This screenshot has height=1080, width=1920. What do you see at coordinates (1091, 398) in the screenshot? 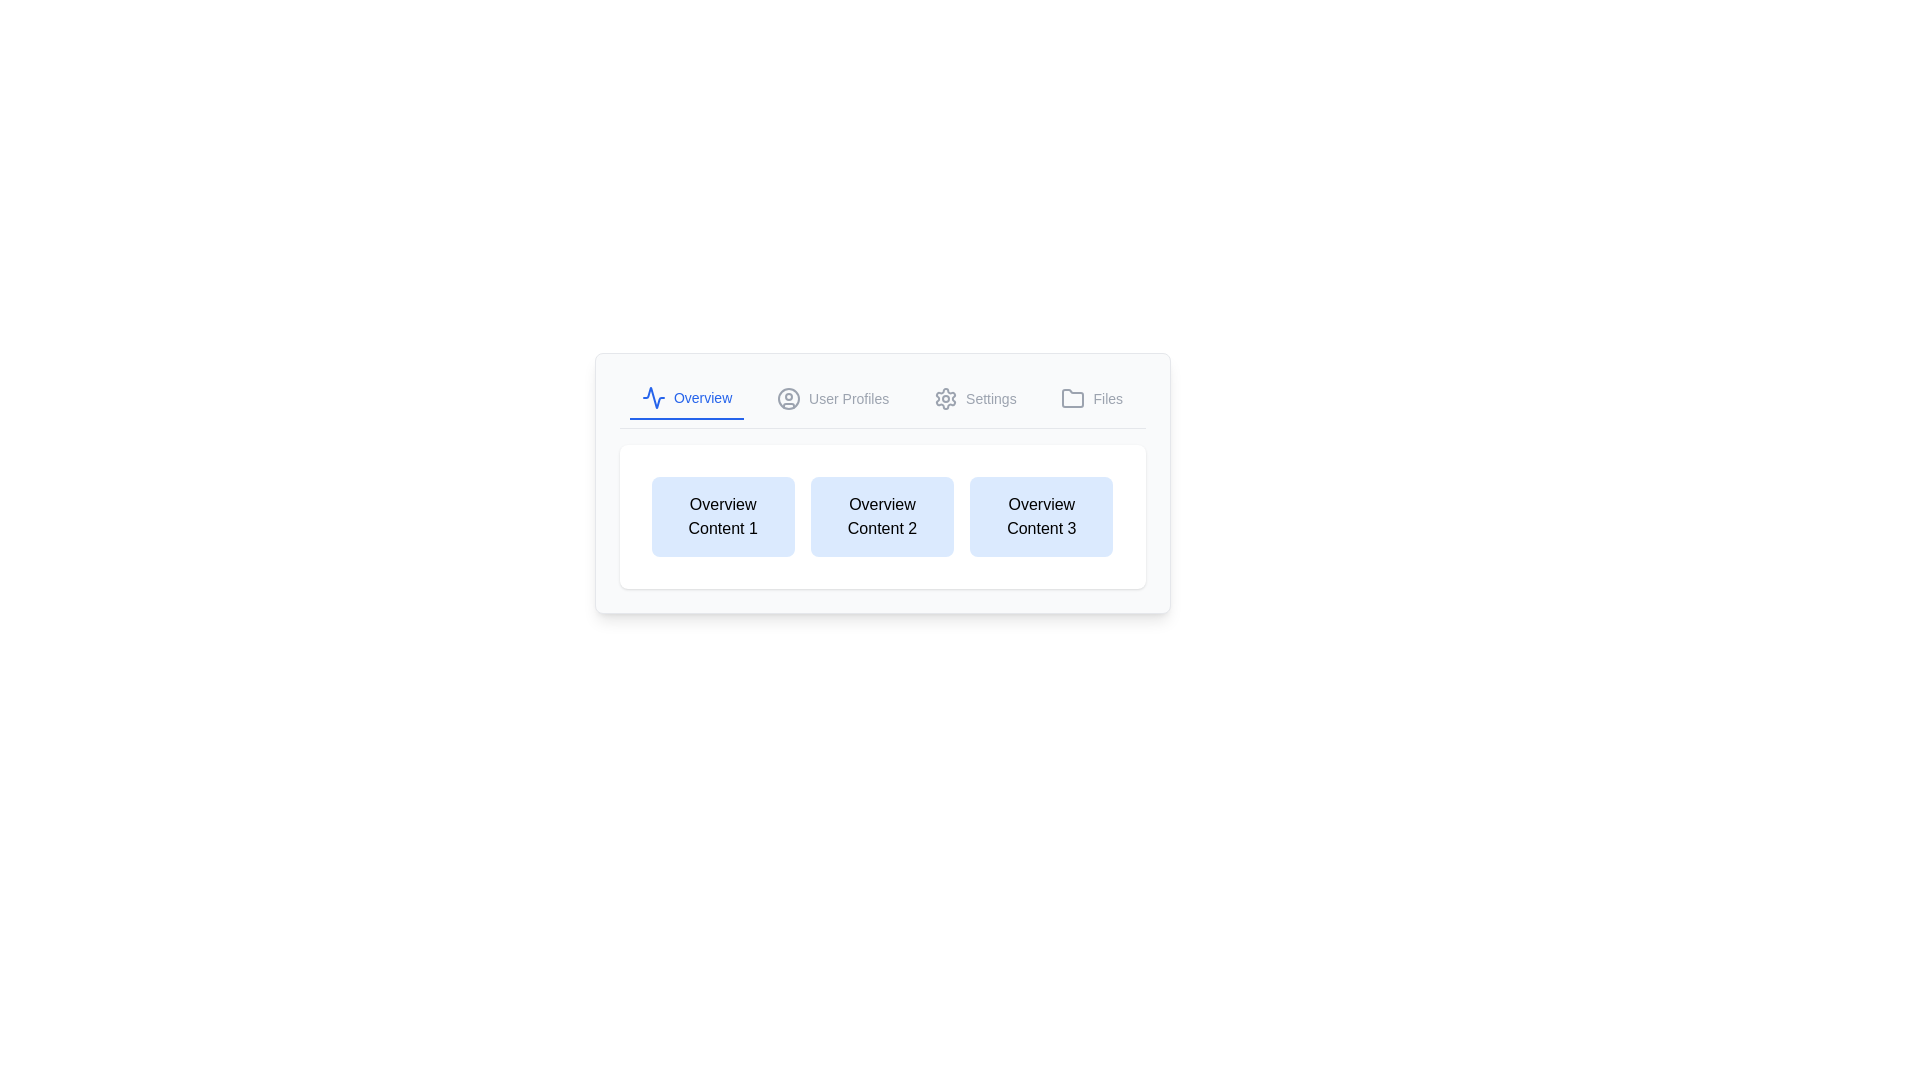
I see `the last menu item on the horizontal navigation menu` at bounding box center [1091, 398].